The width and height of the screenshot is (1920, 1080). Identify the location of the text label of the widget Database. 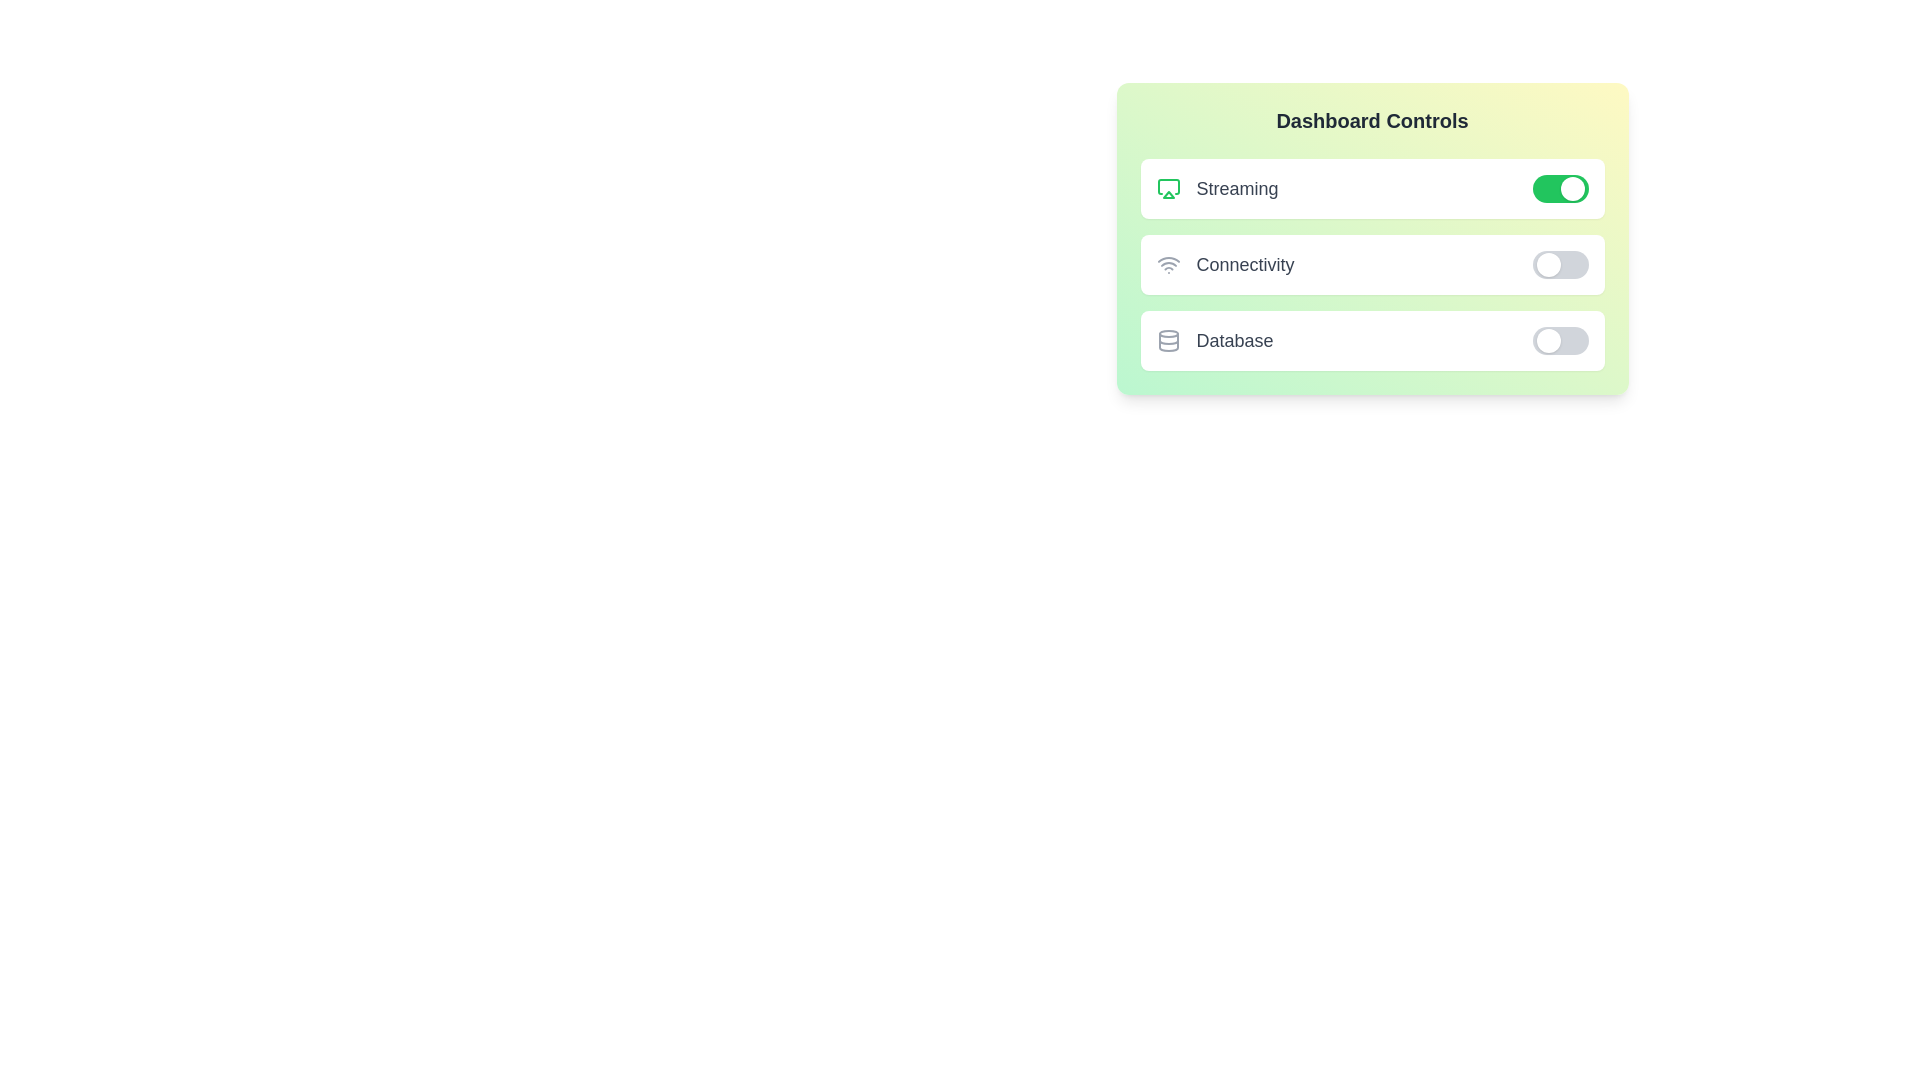
(1213, 339).